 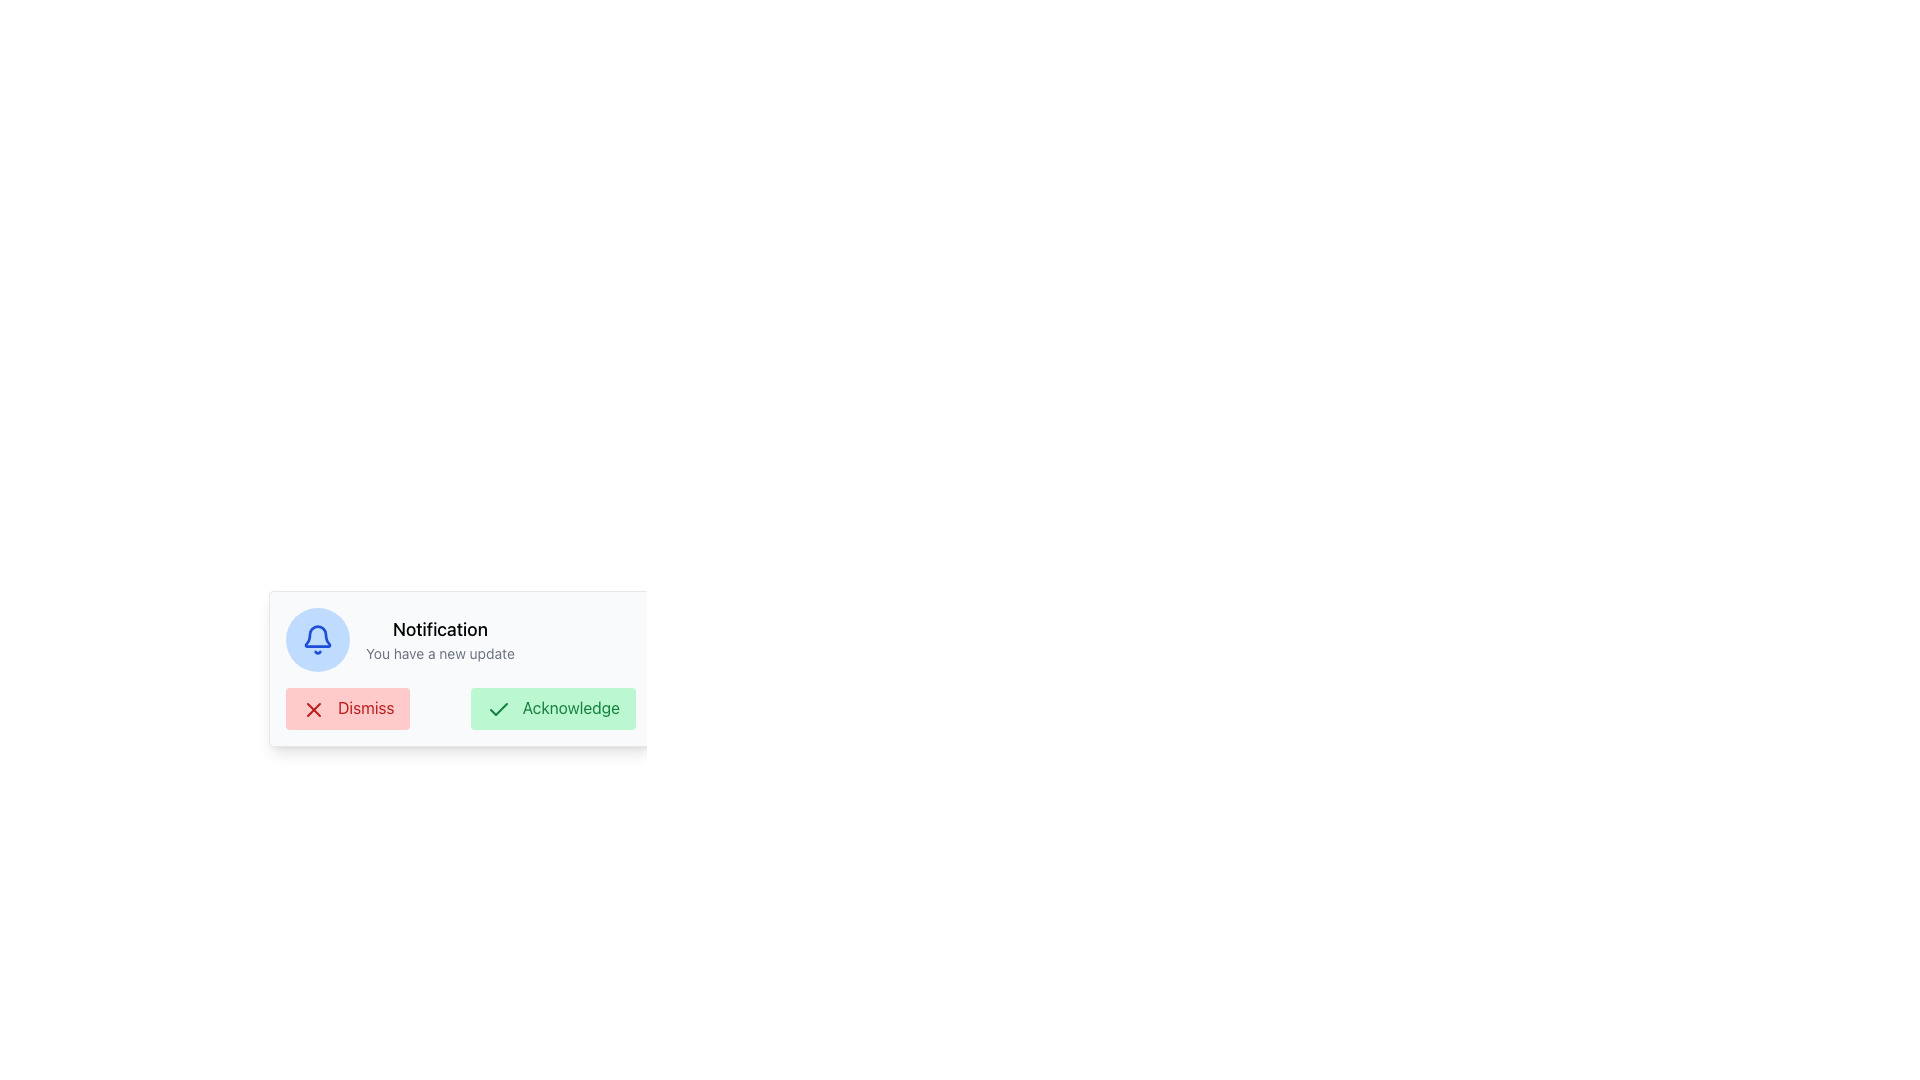 What do you see at coordinates (459, 707) in the screenshot?
I see `the 'Acknowledge' button located in the lower region of the notification component to acknowledge the notification` at bounding box center [459, 707].